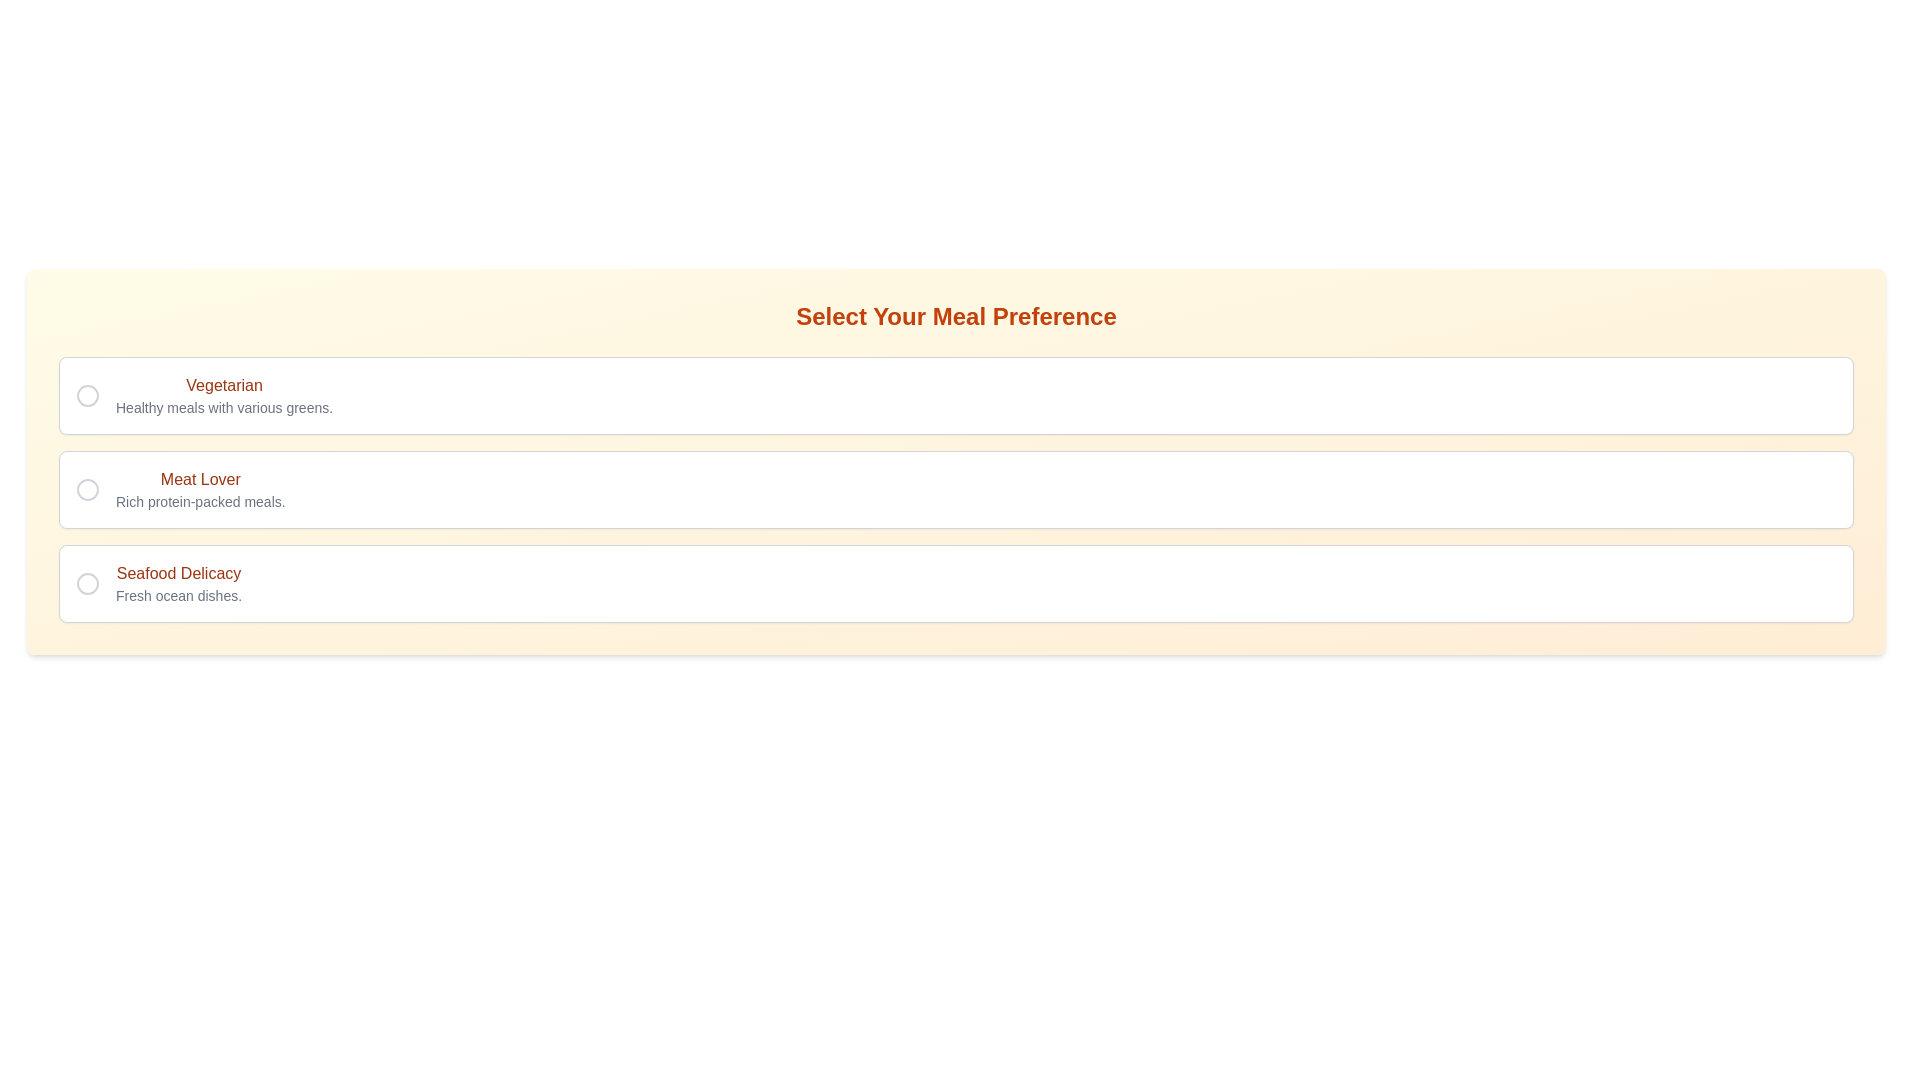  What do you see at coordinates (224, 385) in the screenshot?
I see `the text label displaying the title or name of the selectable meal preference category, which is located on the left side of the first horizontal section, above the descriptive text 'Healthy meals with various greens.'` at bounding box center [224, 385].